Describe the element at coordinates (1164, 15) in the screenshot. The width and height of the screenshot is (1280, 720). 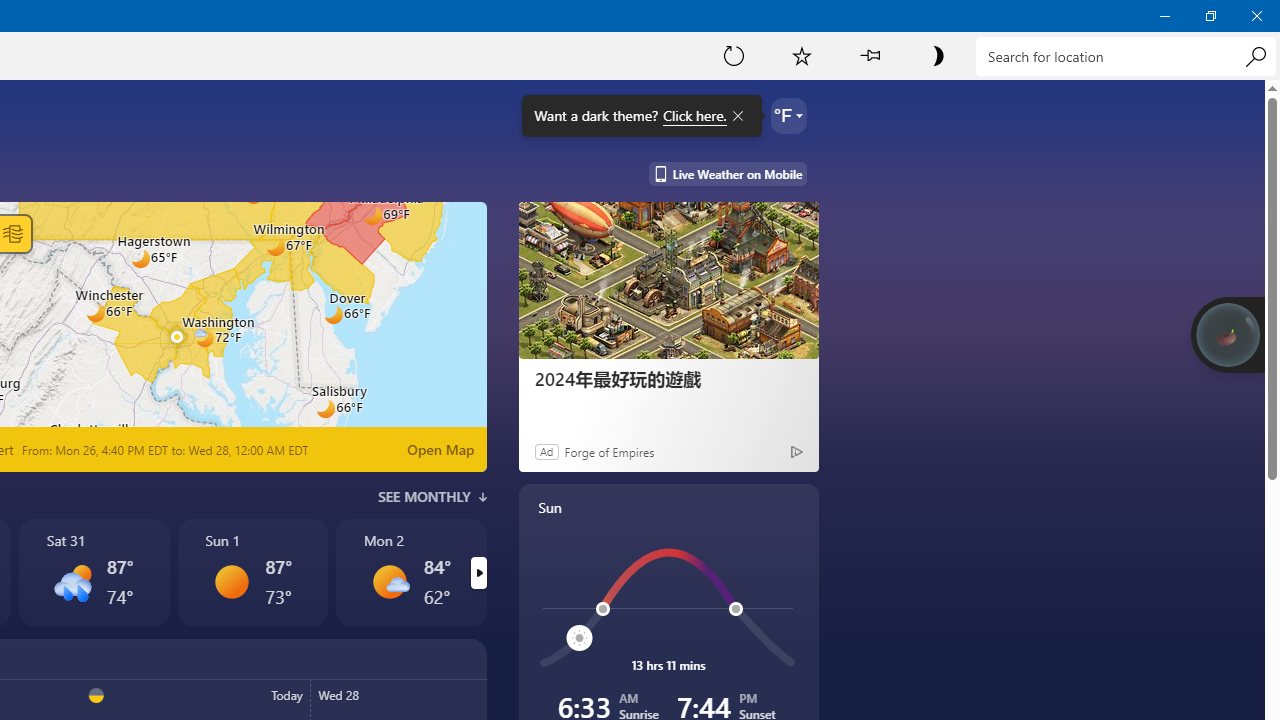
I see `'Minimize Weather'` at that location.